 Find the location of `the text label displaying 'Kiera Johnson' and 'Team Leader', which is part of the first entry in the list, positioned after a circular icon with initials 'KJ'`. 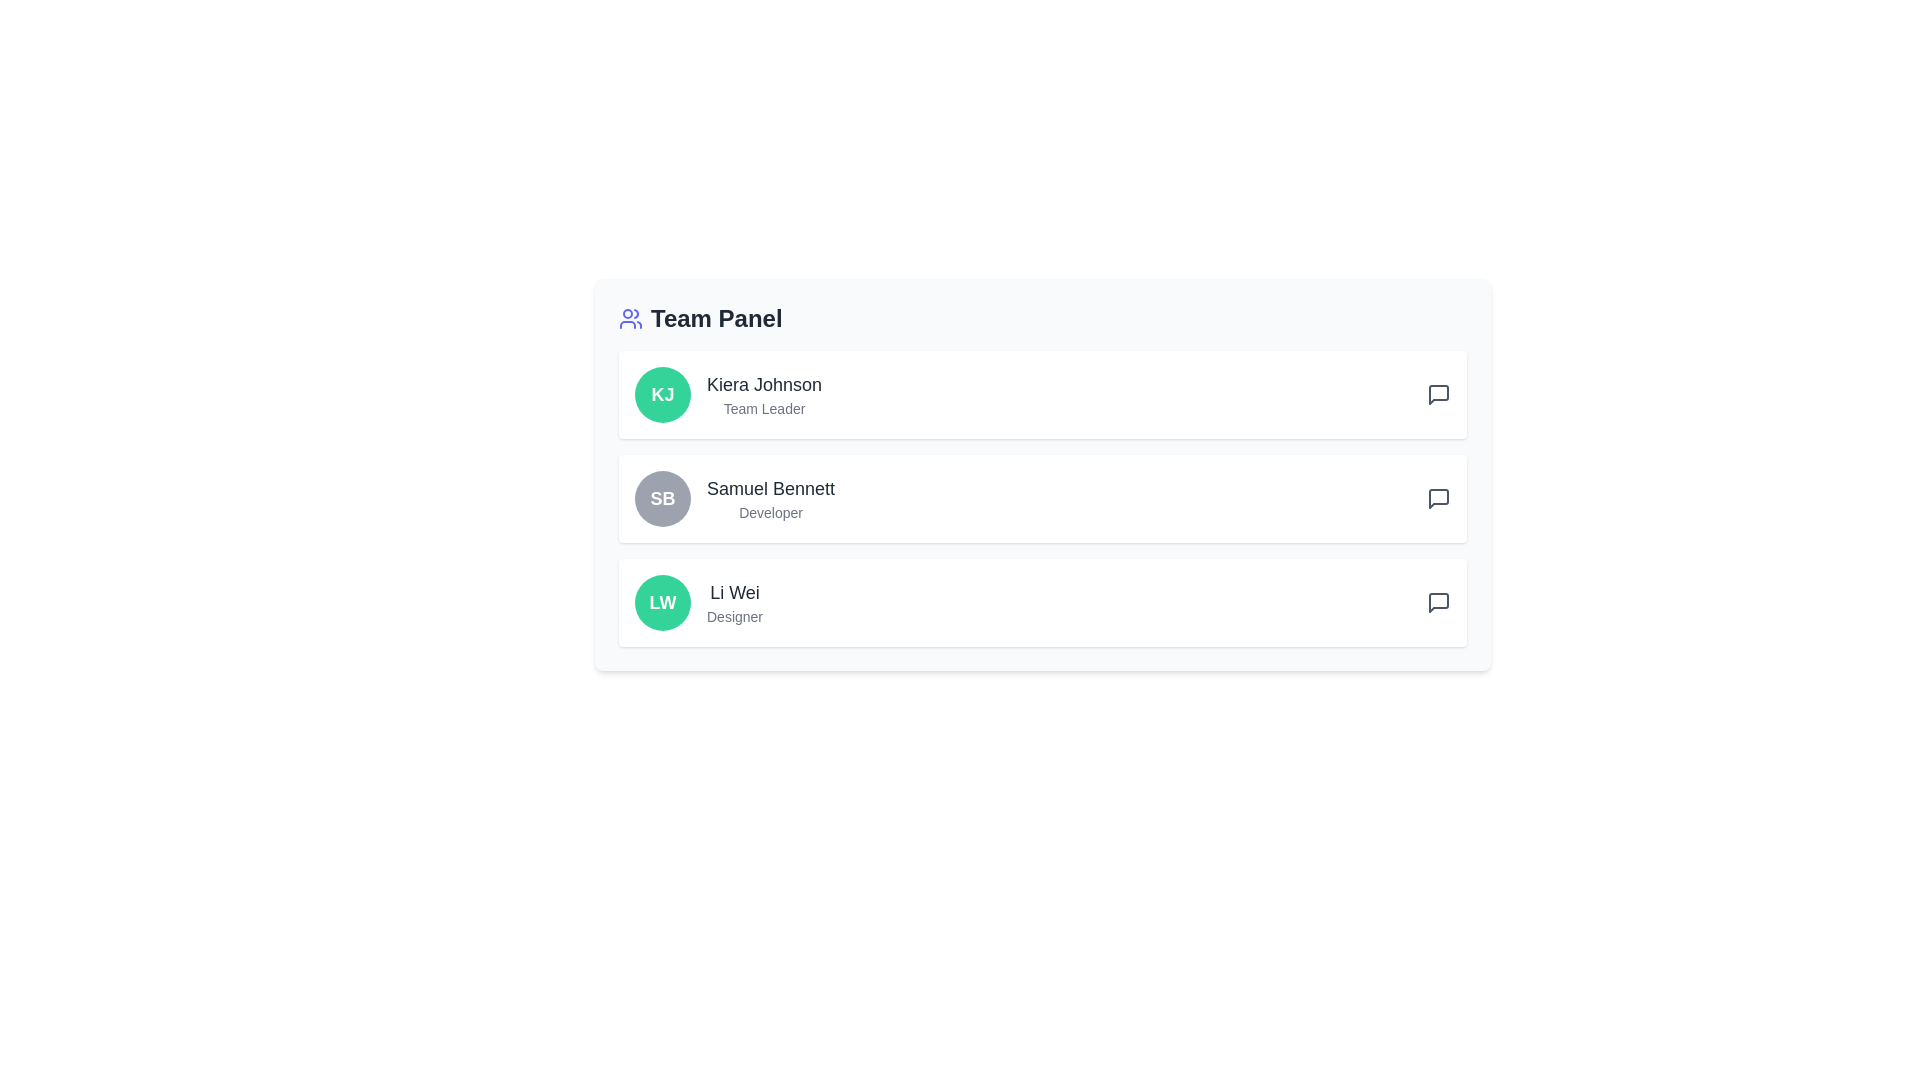

the text label displaying 'Kiera Johnson' and 'Team Leader', which is part of the first entry in the list, positioned after a circular icon with initials 'KJ' is located at coordinates (763, 394).